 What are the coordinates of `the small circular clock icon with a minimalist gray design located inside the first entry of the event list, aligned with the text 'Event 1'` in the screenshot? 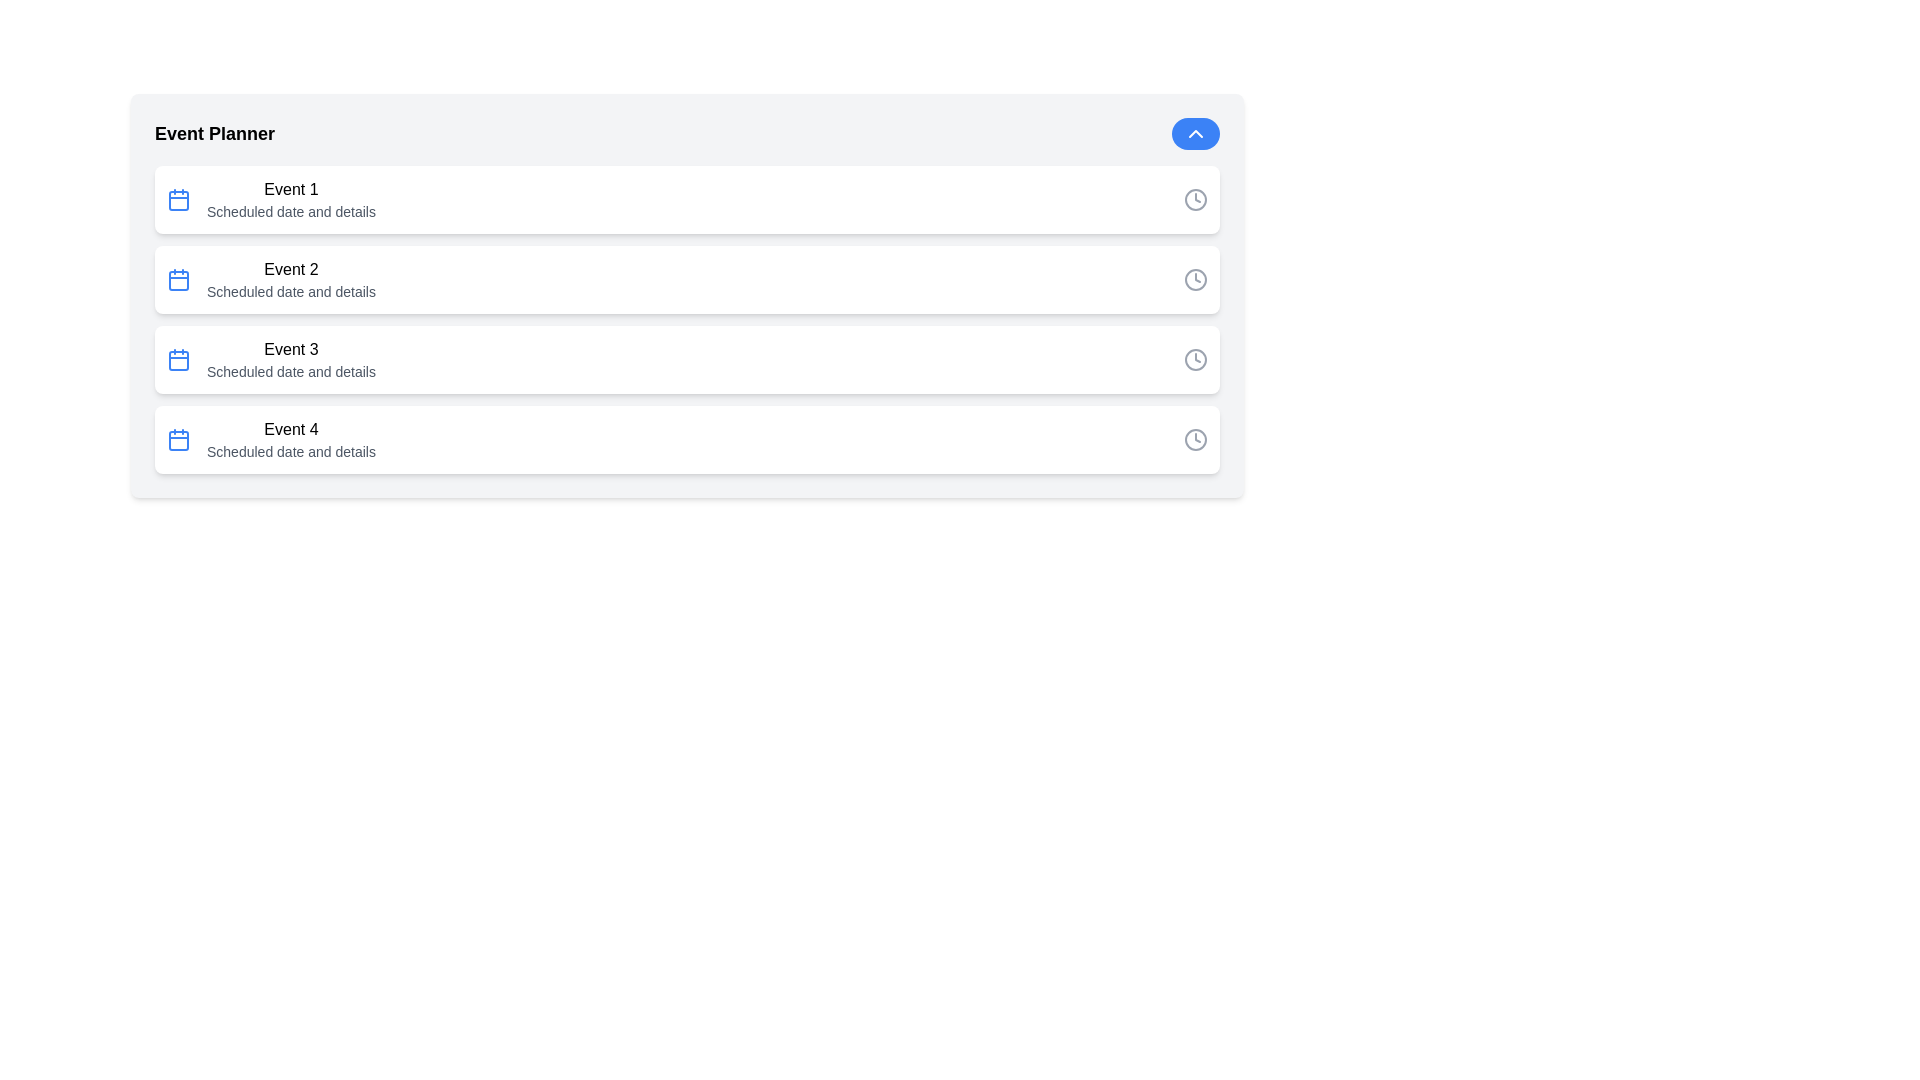 It's located at (1195, 200).